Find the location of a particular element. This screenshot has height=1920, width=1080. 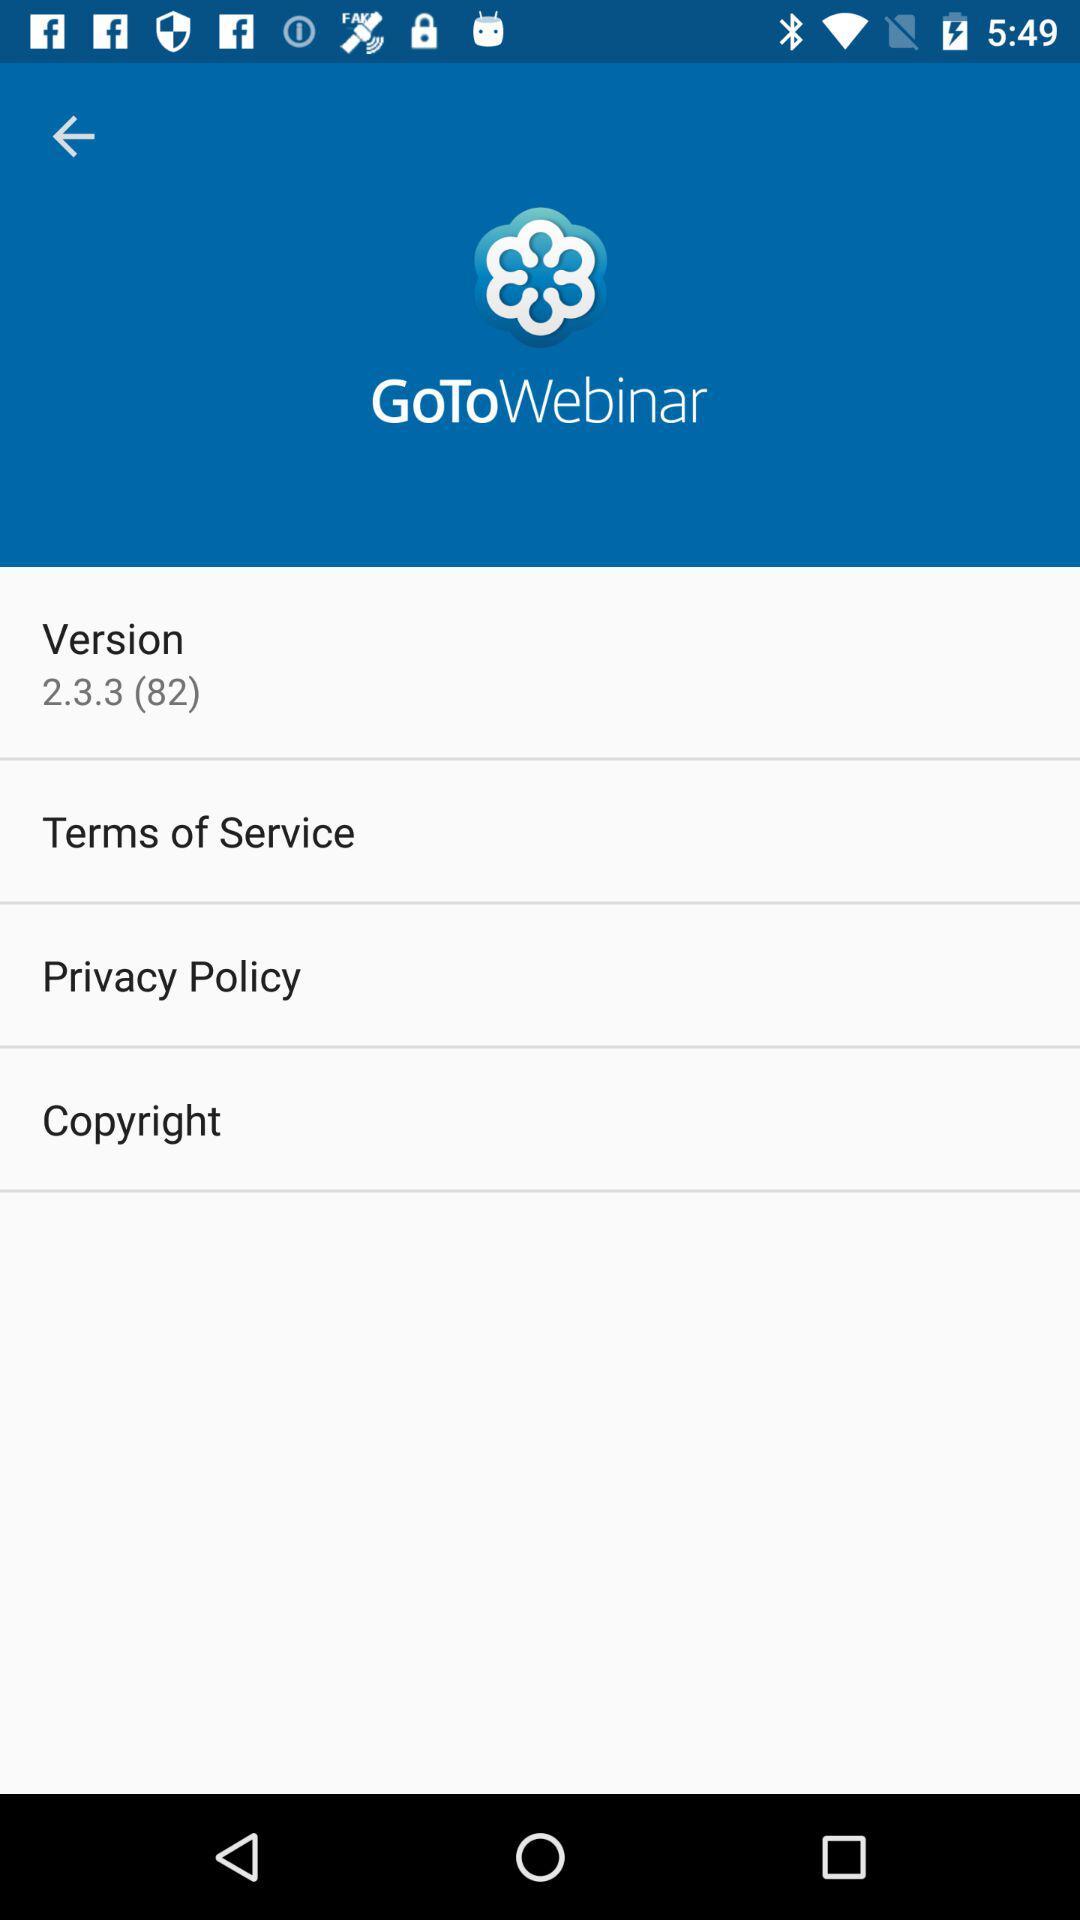

the 2 3 3 is located at coordinates (121, 690).